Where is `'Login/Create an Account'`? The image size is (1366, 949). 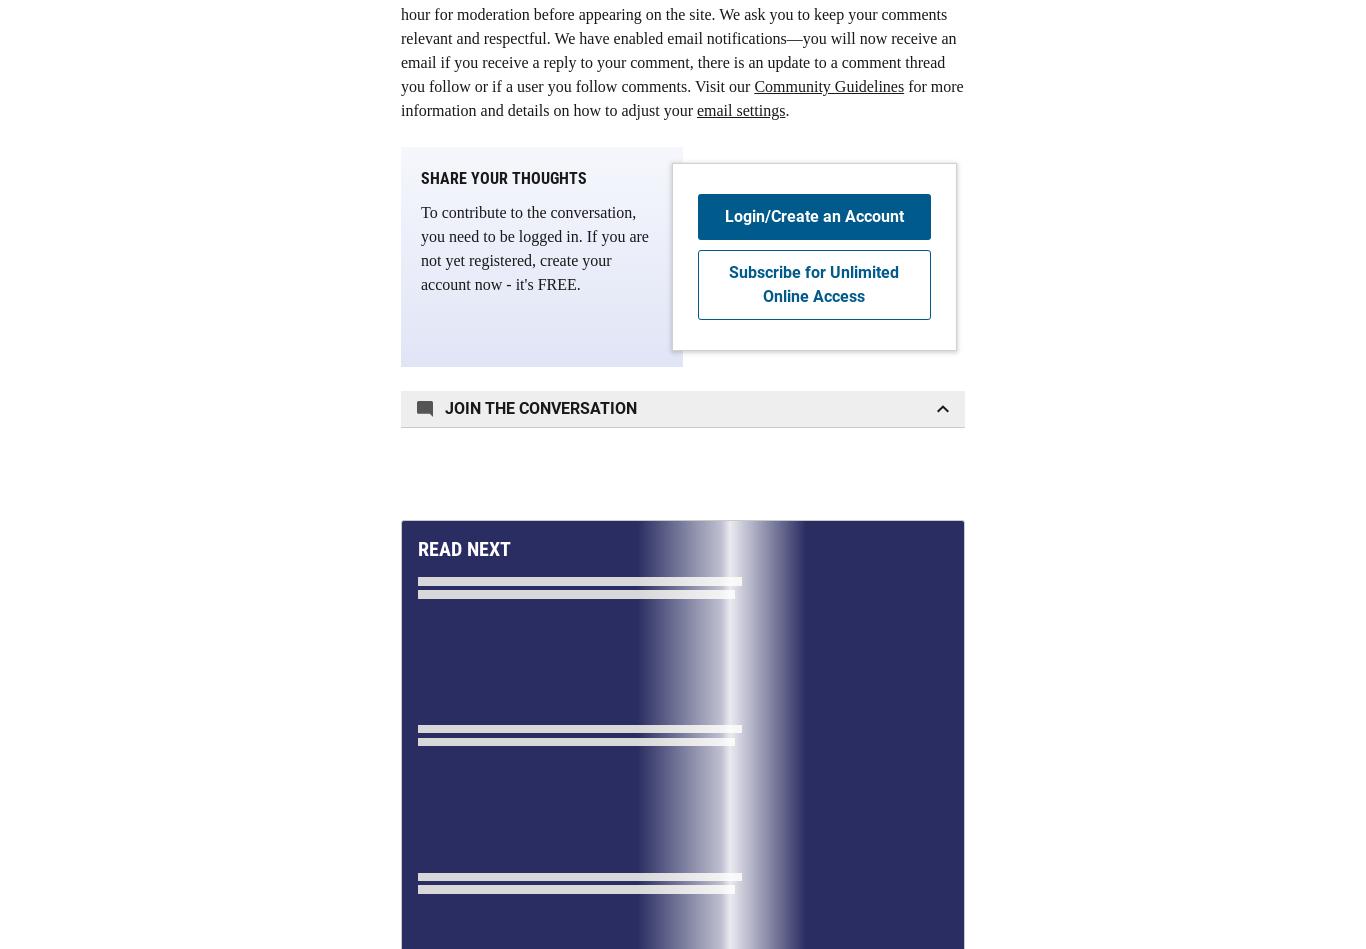 'Login/Create an Account' is located at coordinates (812, 215).